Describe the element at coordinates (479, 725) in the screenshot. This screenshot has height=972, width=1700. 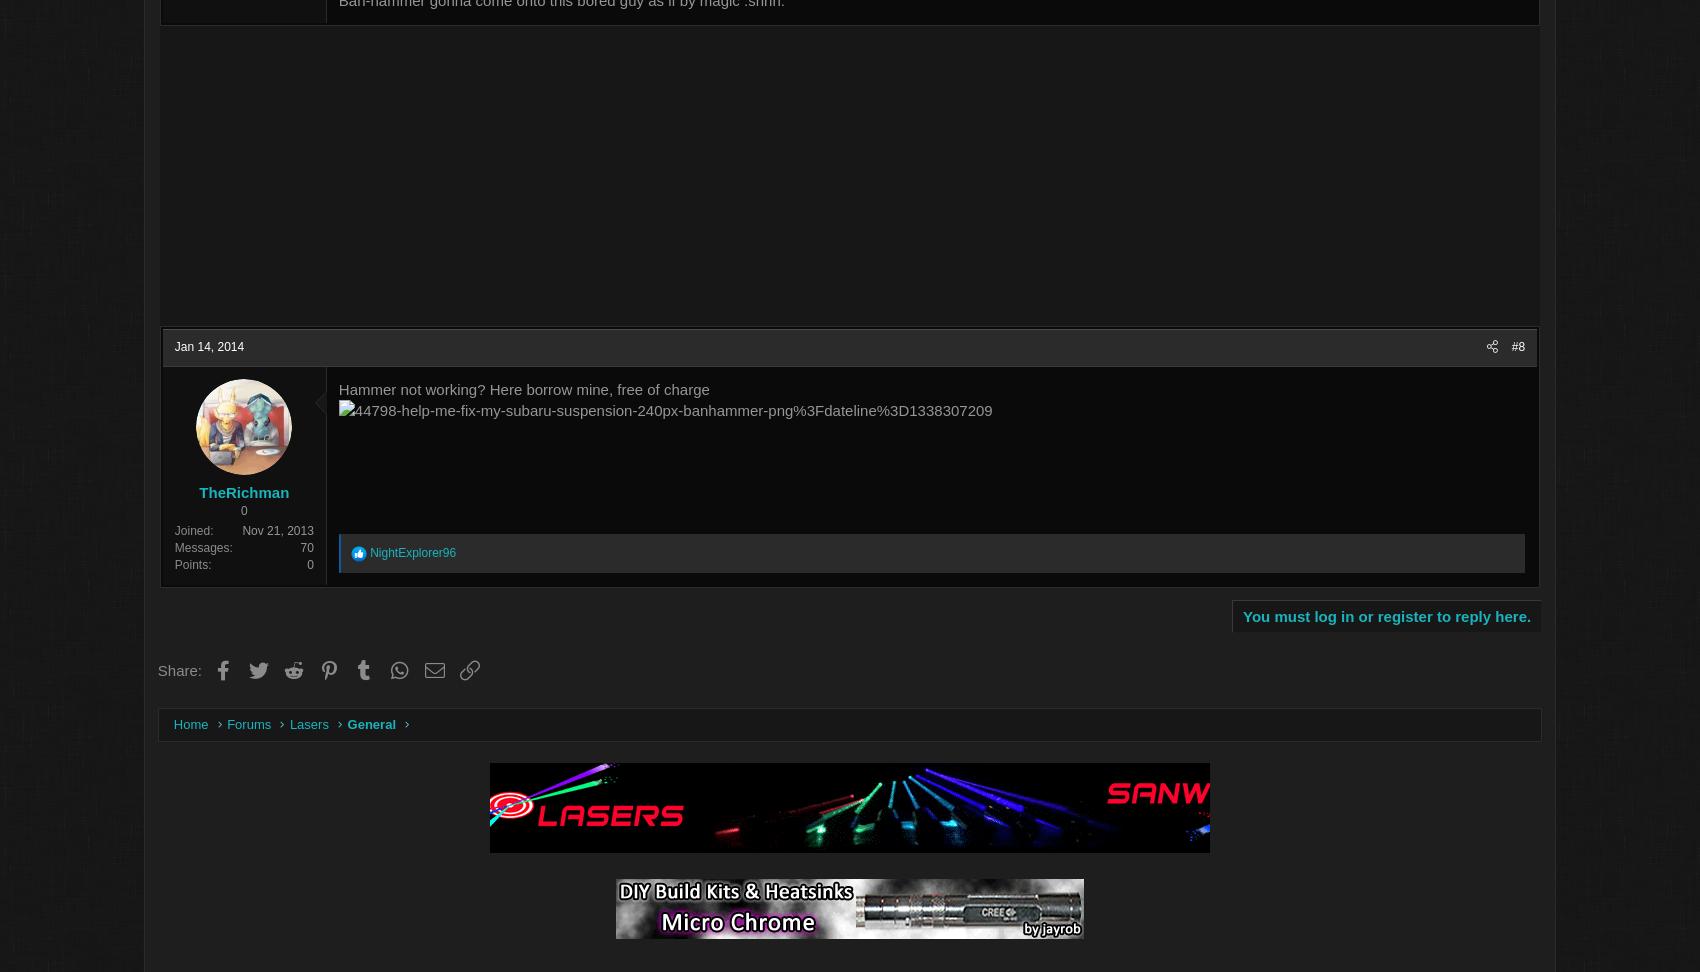
I see `'General'` at that location.